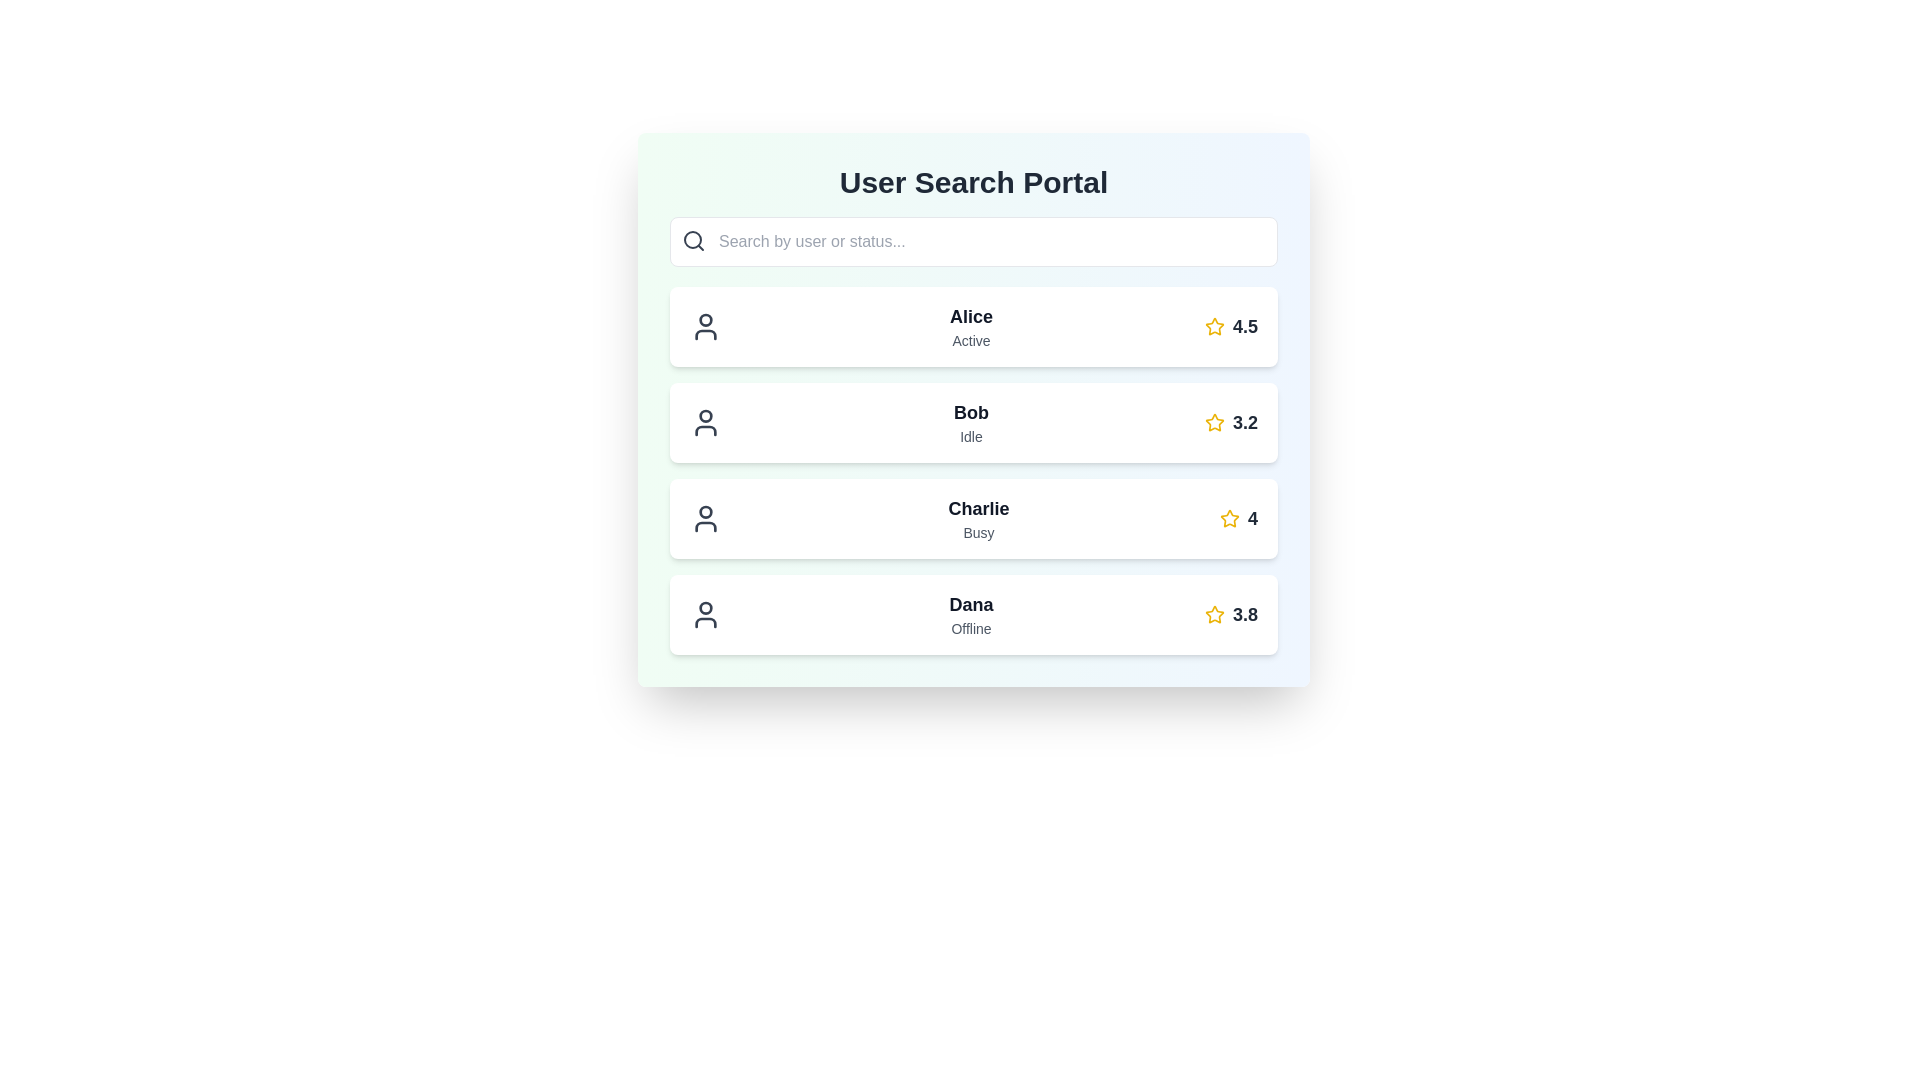  Describe the element at coordinates (971, 613) in the screenshot. I see `displayed text from the text block element showing the username 'Dana' and status 'Offline', located in the fourth row of the user list` at that location.